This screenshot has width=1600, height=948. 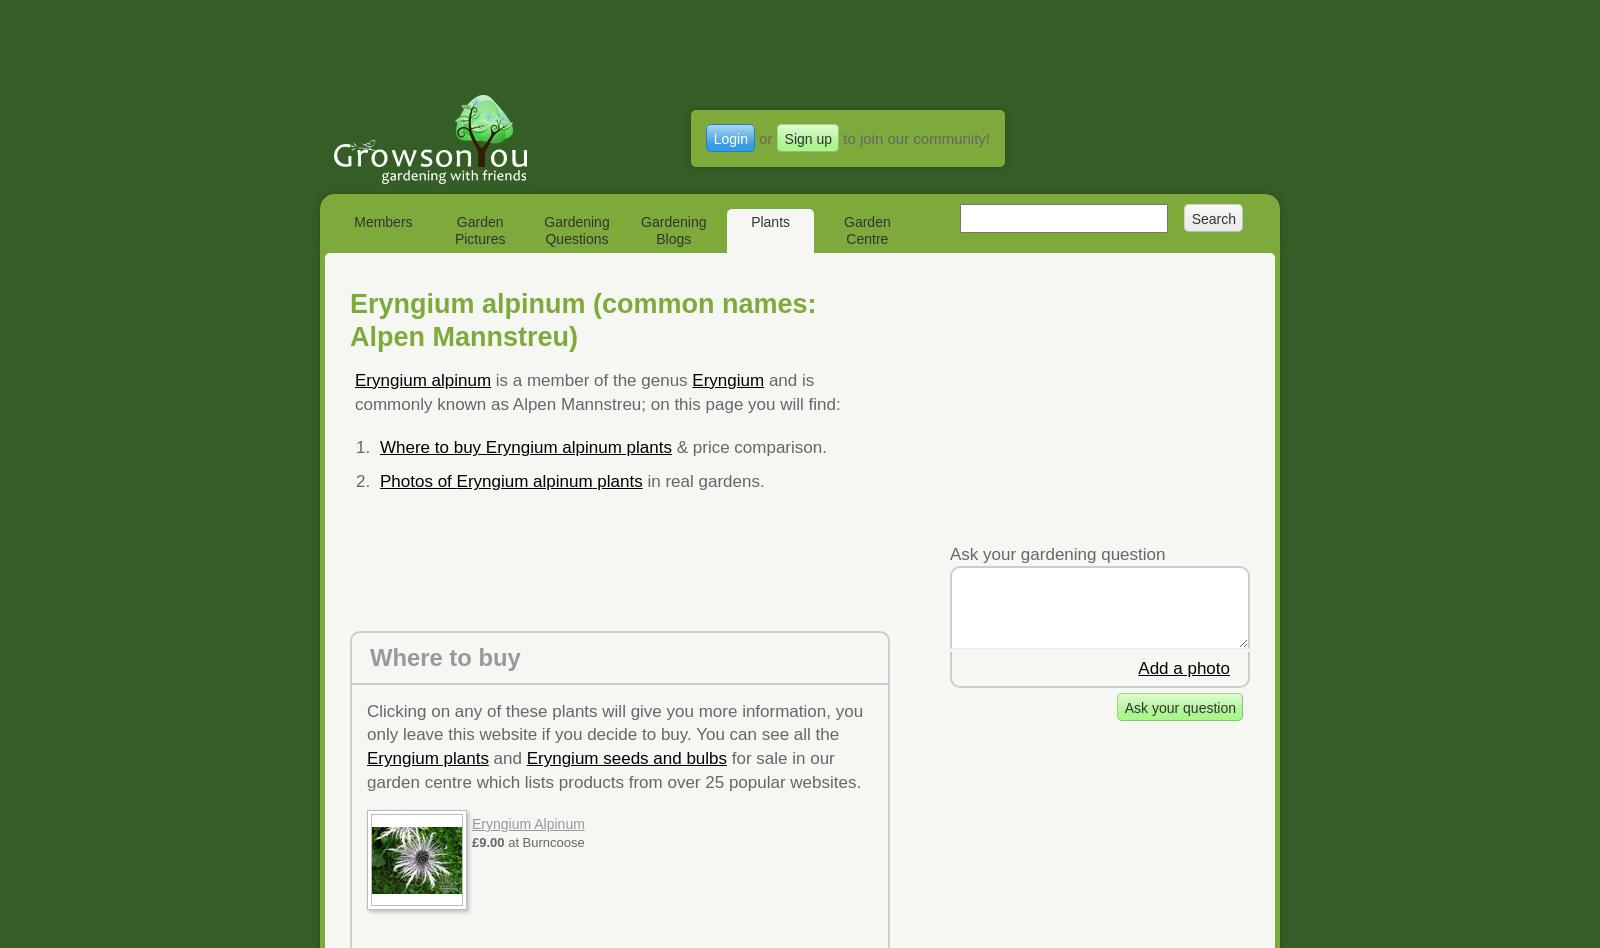 What do you see at coordinates (367, 722) in the screenshot?
I see `'Clicking on any of these plants will give you more information, you only leave this website if you decide to buy.
        You can see all the'` at bounding box center [367, 722].